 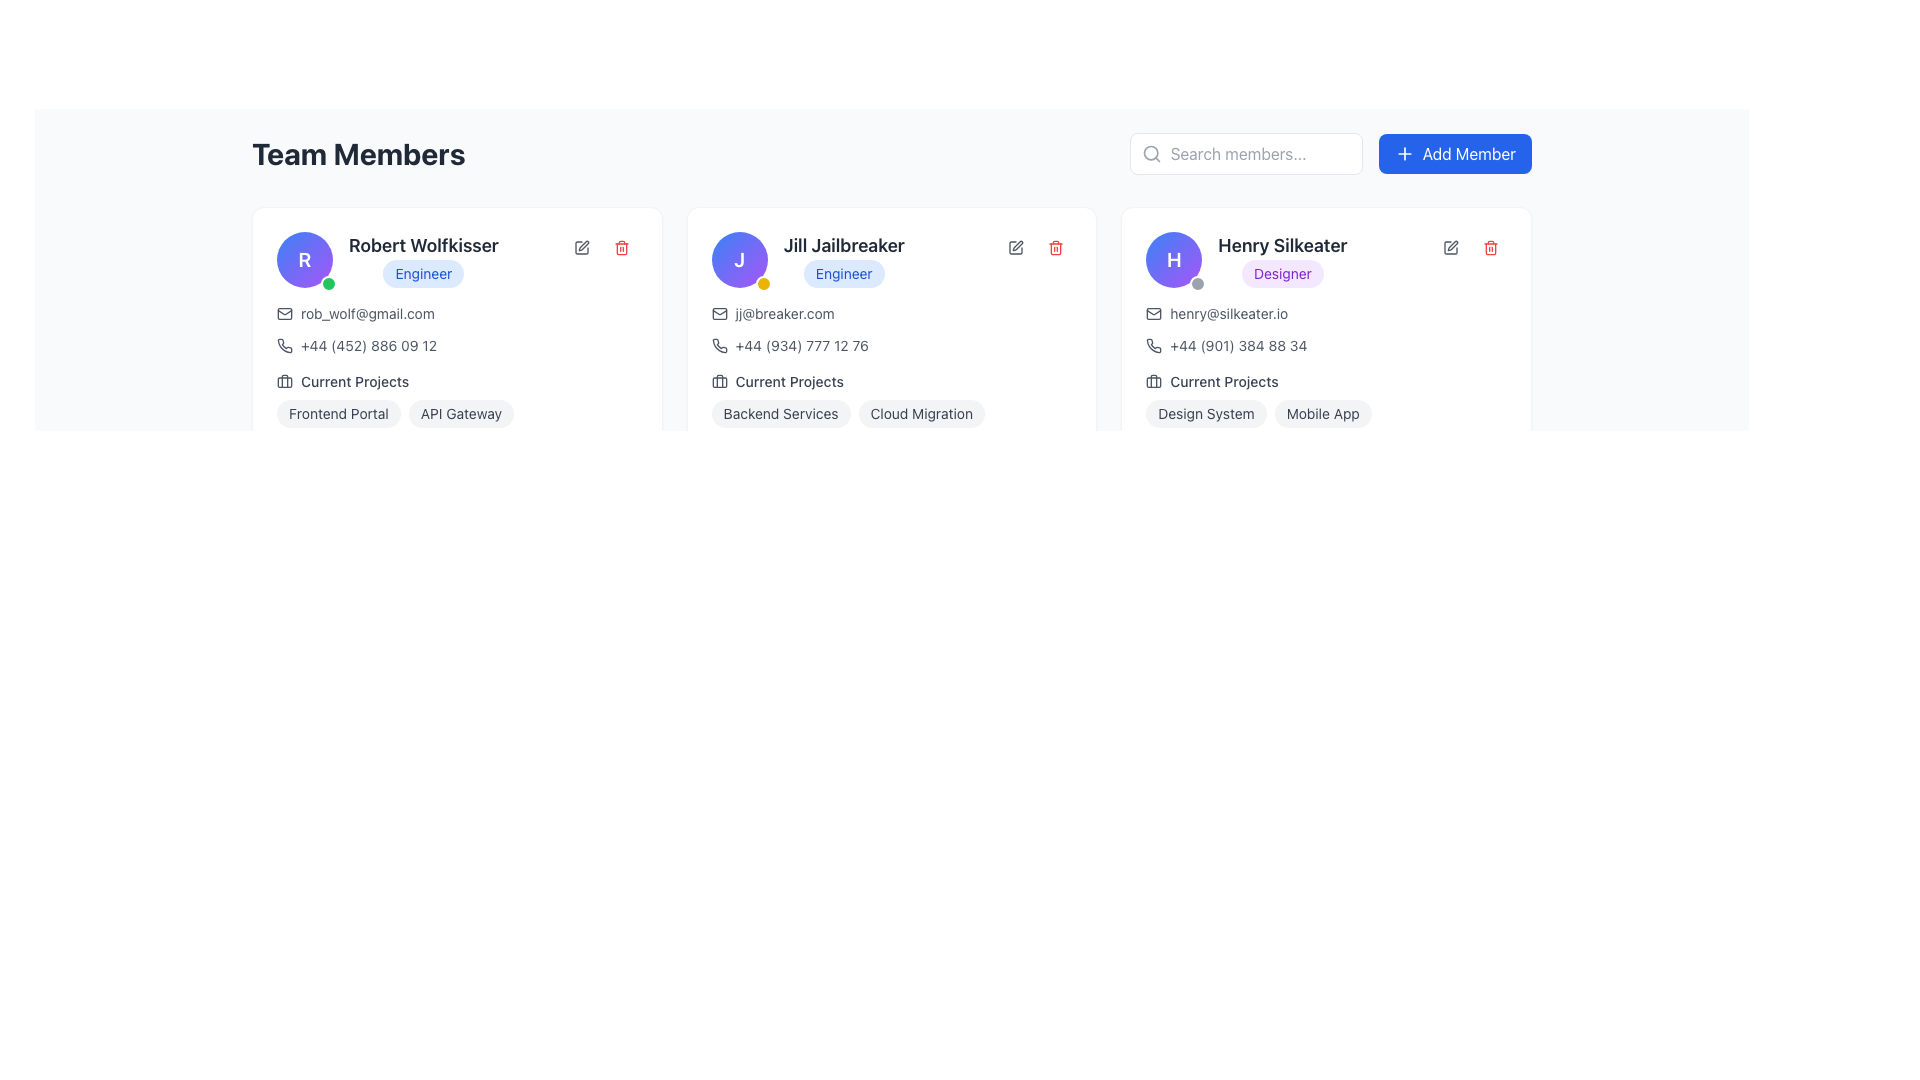 What do you see at coordinates (1326, 454) in the screenshot?
I see `the header label indicating the user's skills` at bounding box center [1326, 454].